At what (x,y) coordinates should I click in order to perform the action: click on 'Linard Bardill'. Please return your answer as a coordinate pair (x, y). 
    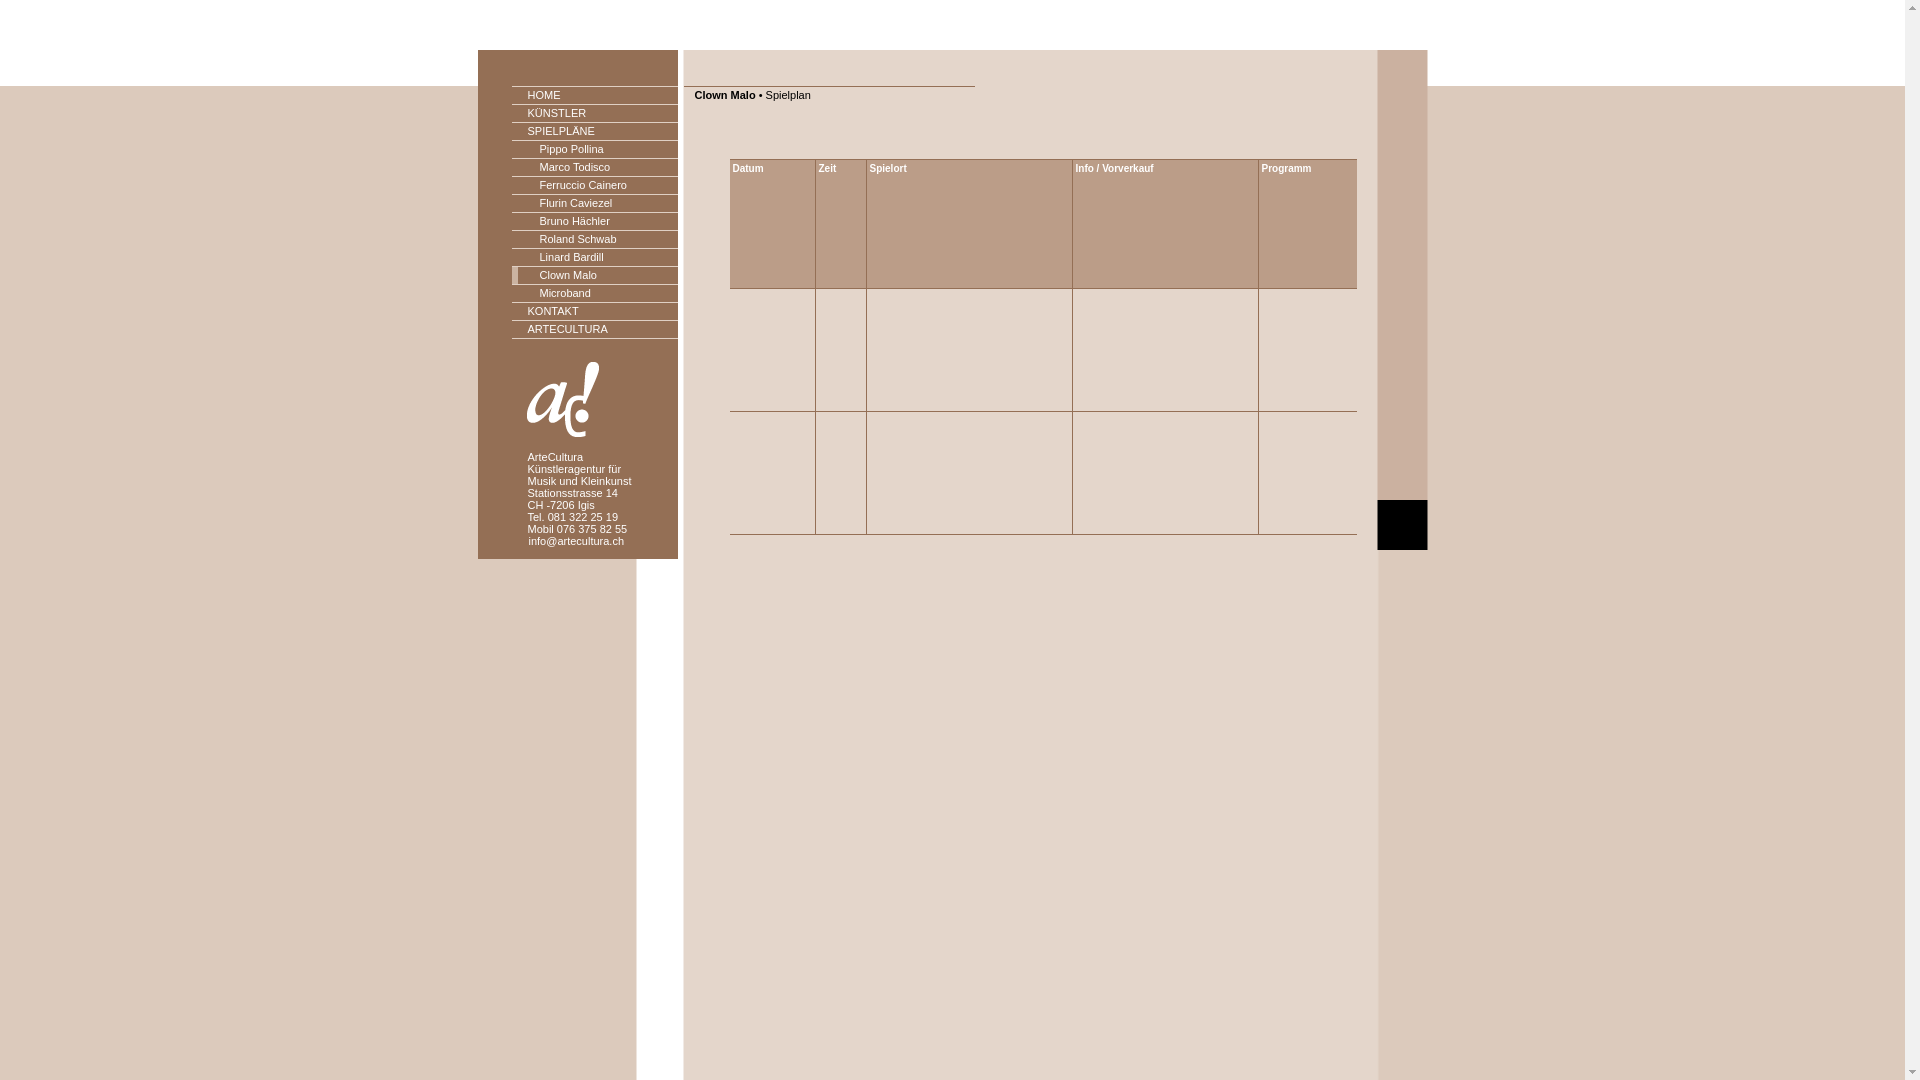
    Looking at the image, I should click on (594, 257).